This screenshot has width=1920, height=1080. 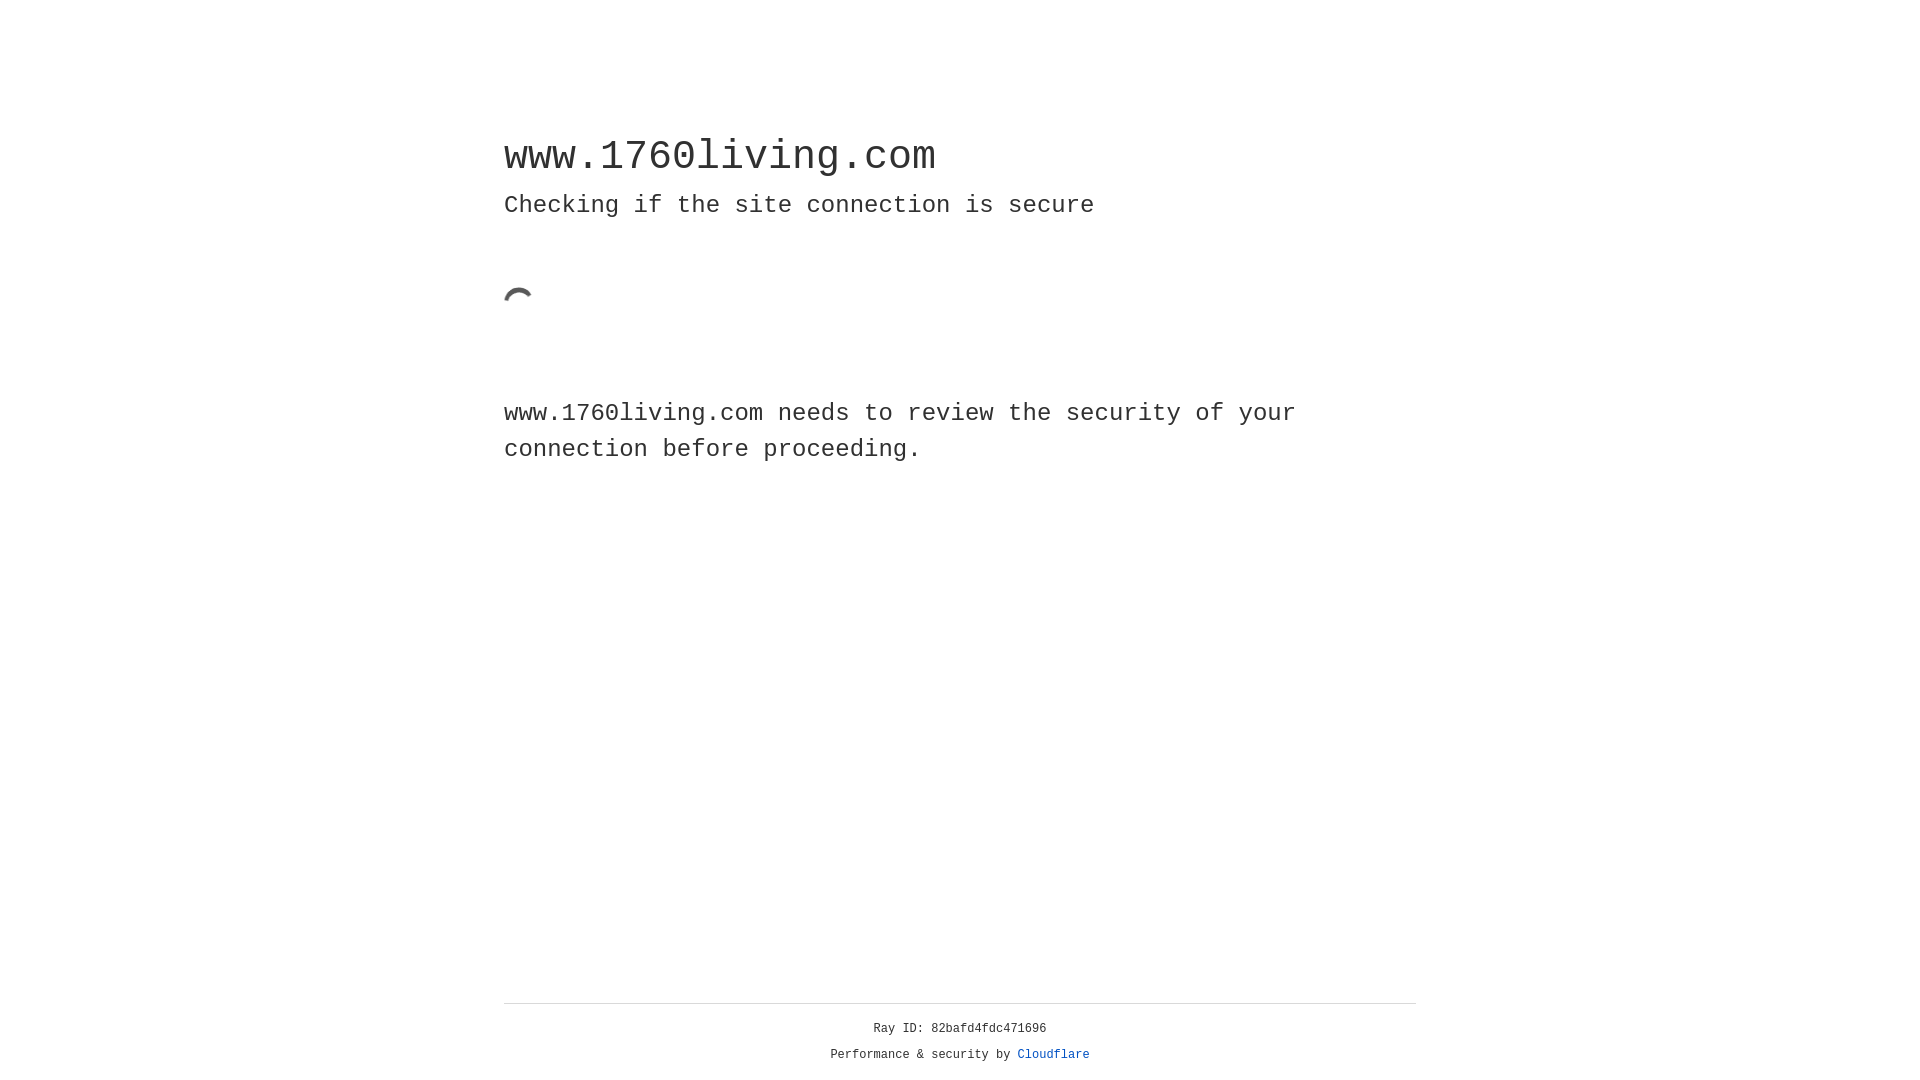 What do you see at coordinates (1053, 1054) in the screenshot?
I see `'Cloudflare'` at bounding box center [1053, 1054].